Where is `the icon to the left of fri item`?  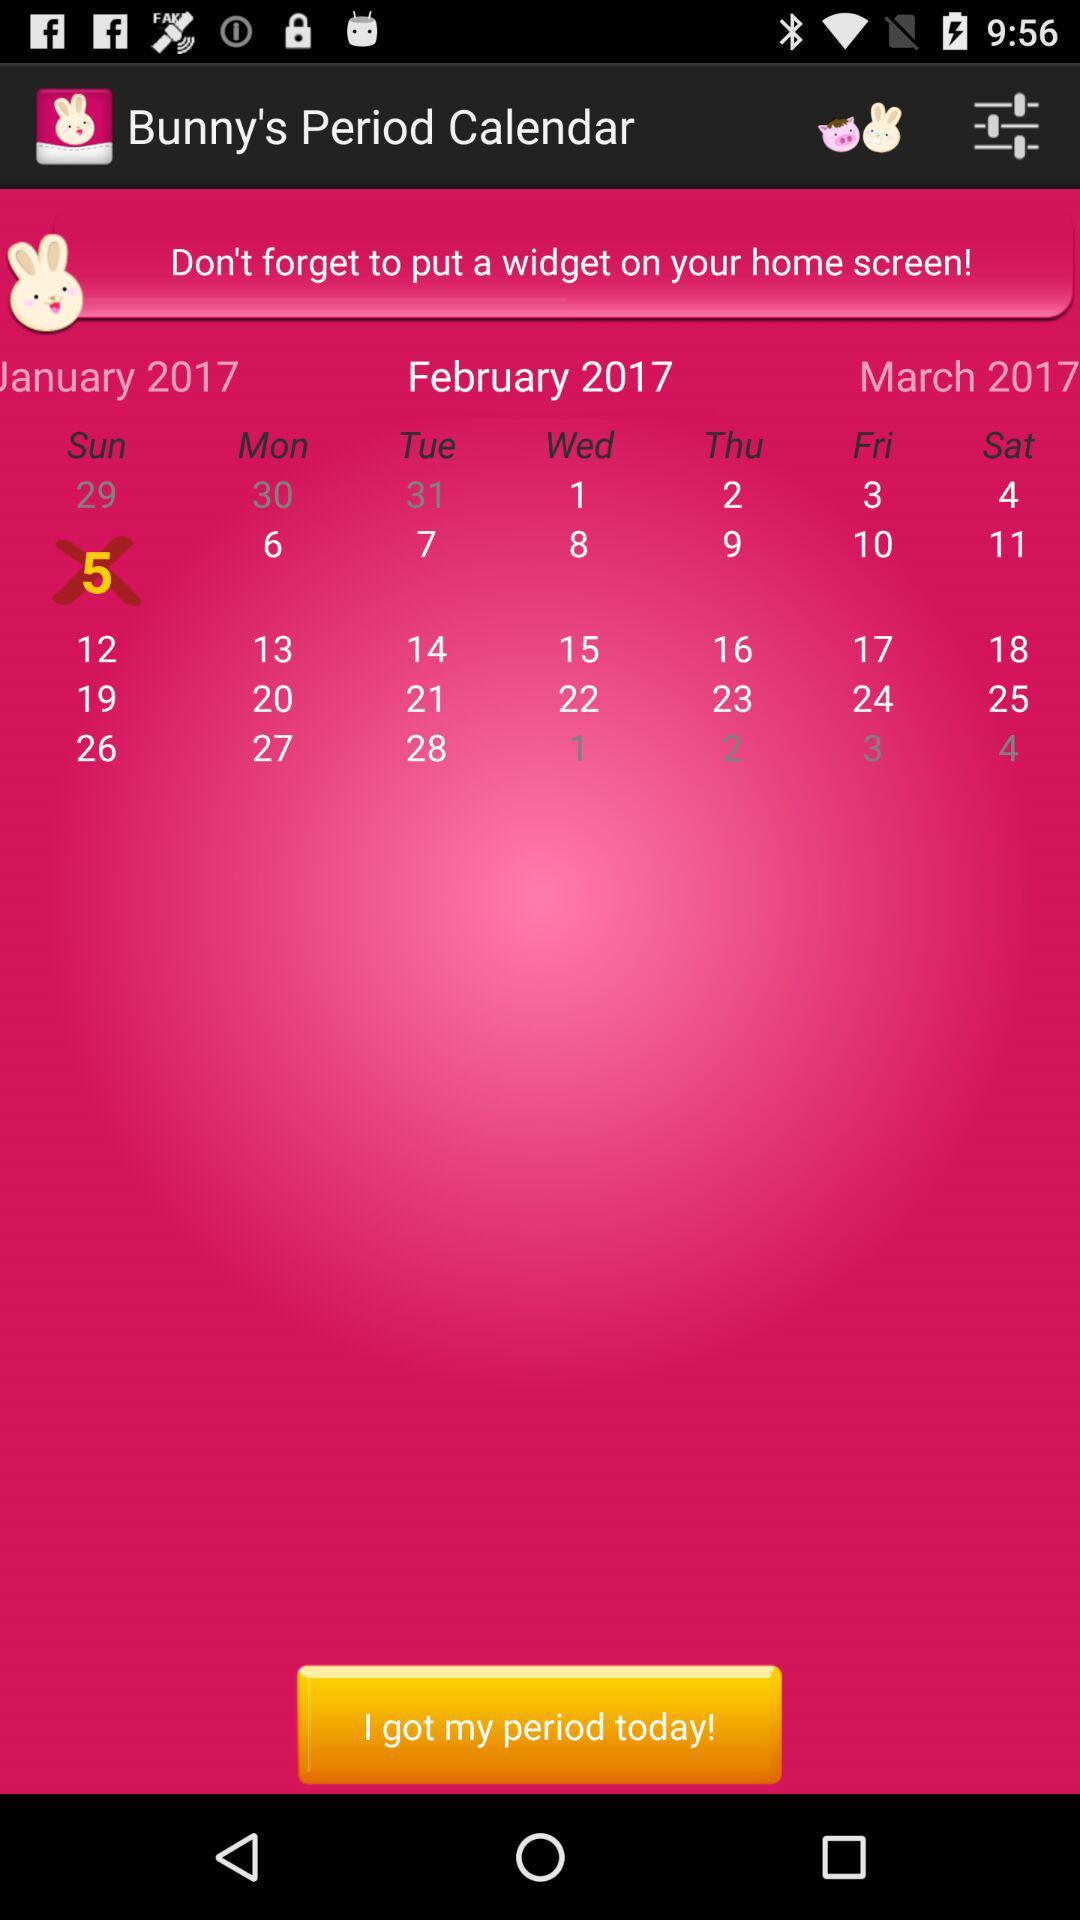 the icon to the left of fri item is located at coordinates (733, 443).